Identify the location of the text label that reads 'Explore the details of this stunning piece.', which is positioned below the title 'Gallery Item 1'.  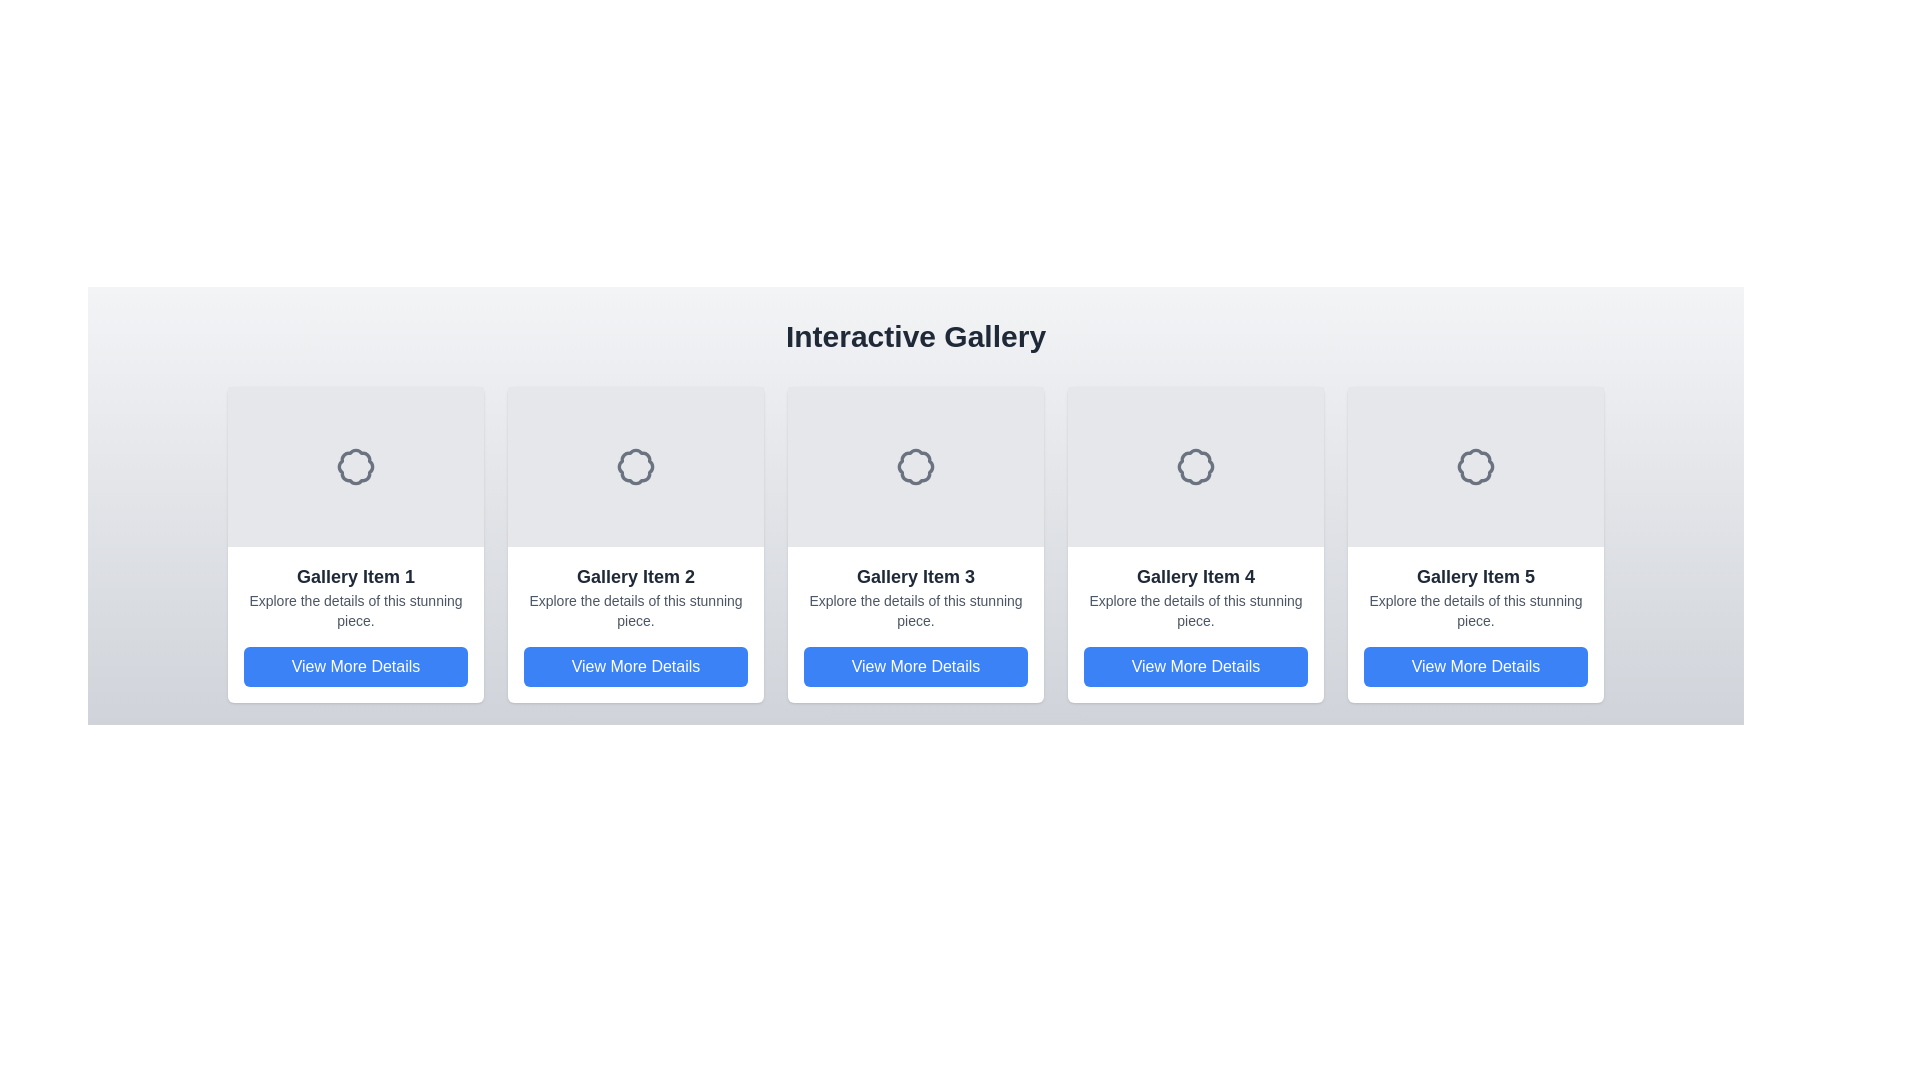
(355, 609).